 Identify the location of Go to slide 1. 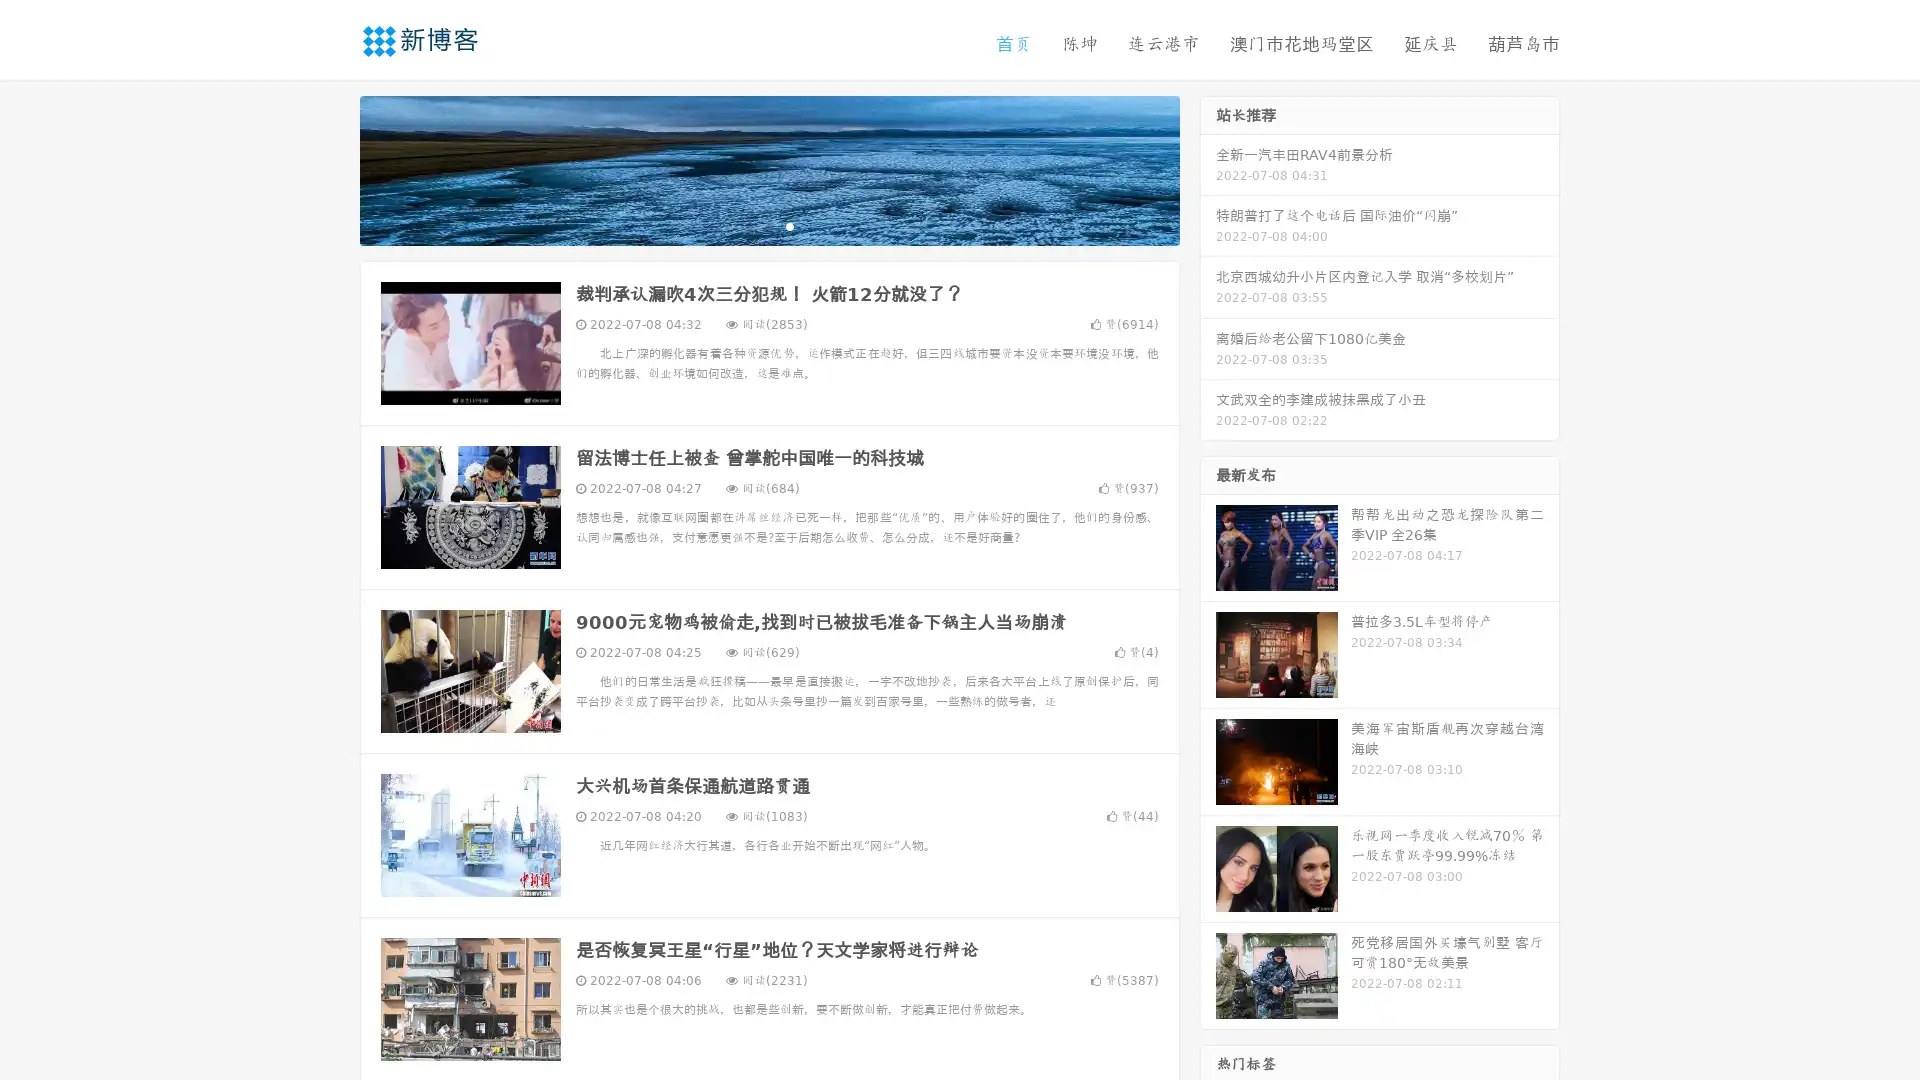
(748, 225).